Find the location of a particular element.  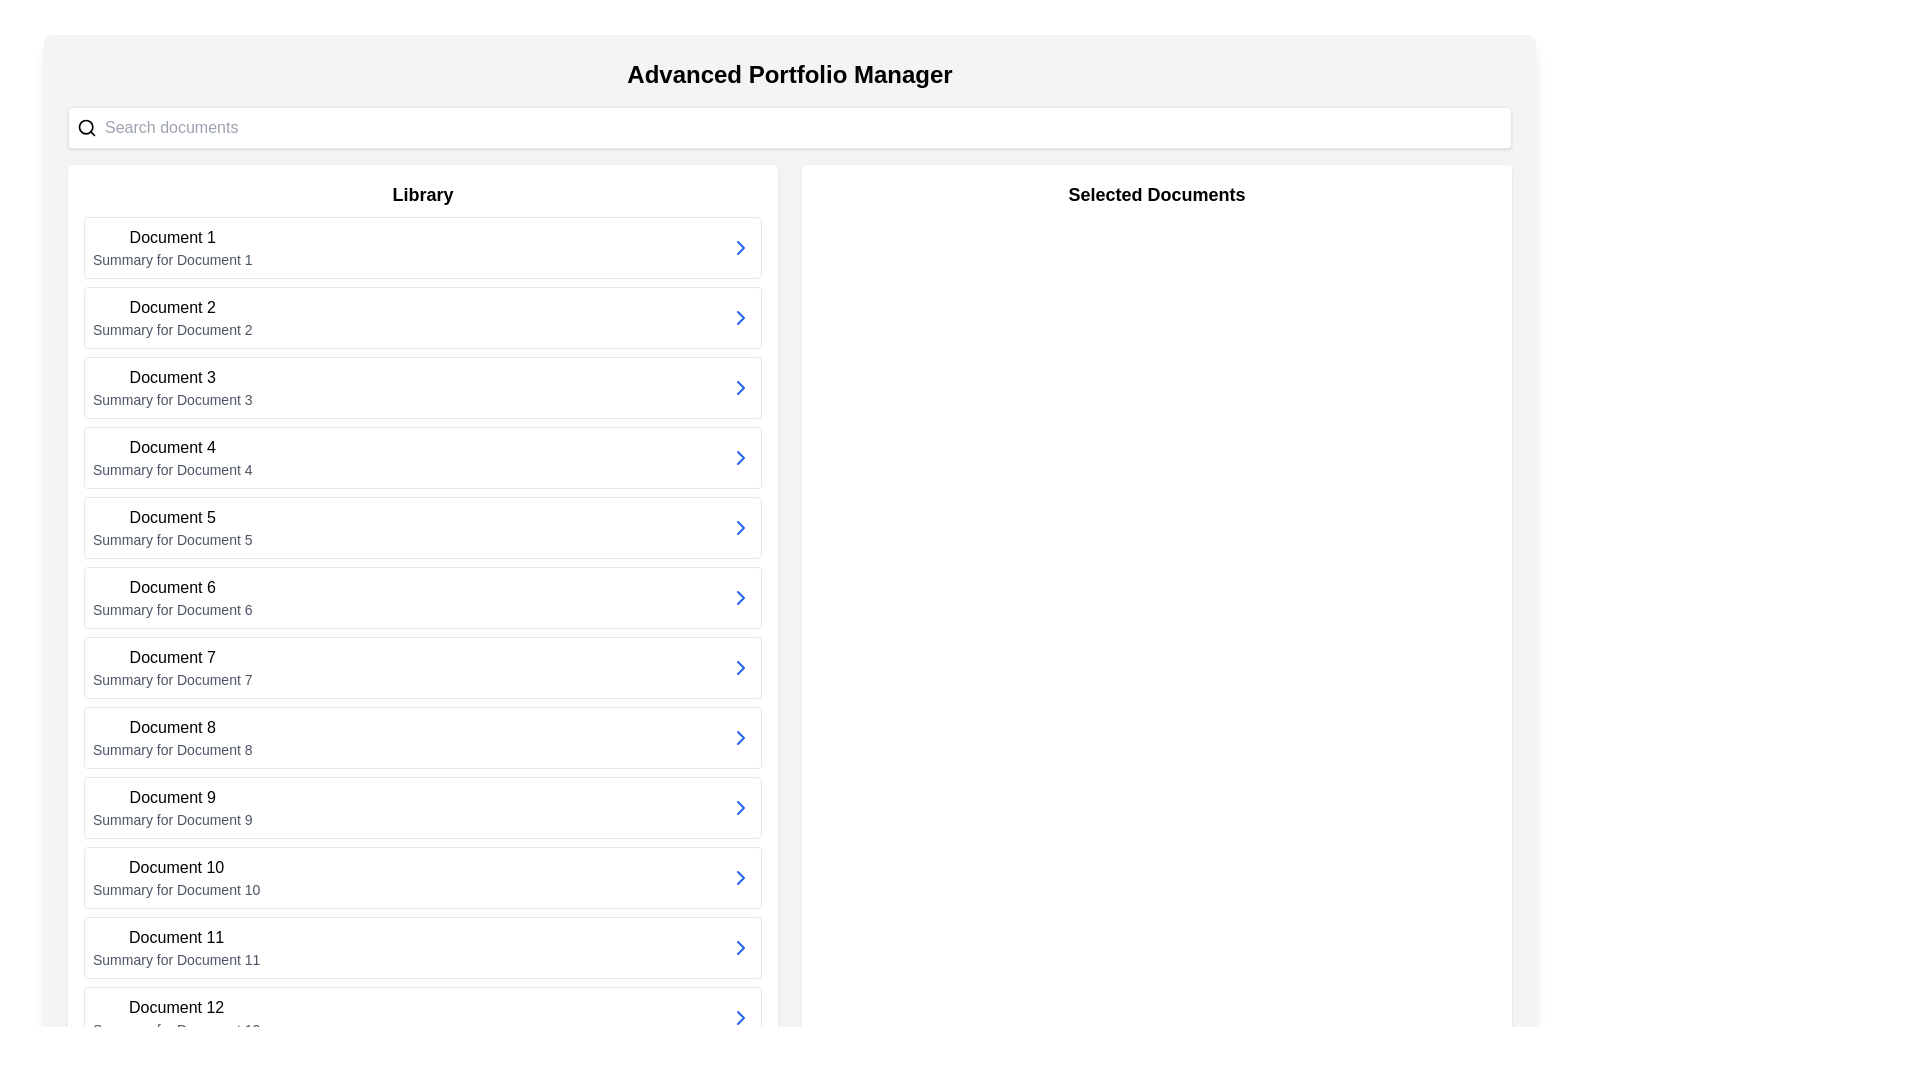

the right-facing chevron icon associated with 'Document 12' in the bottom-most row of the document list to trigger the tooltip or visual effect is located at coordinates (739, 1018).